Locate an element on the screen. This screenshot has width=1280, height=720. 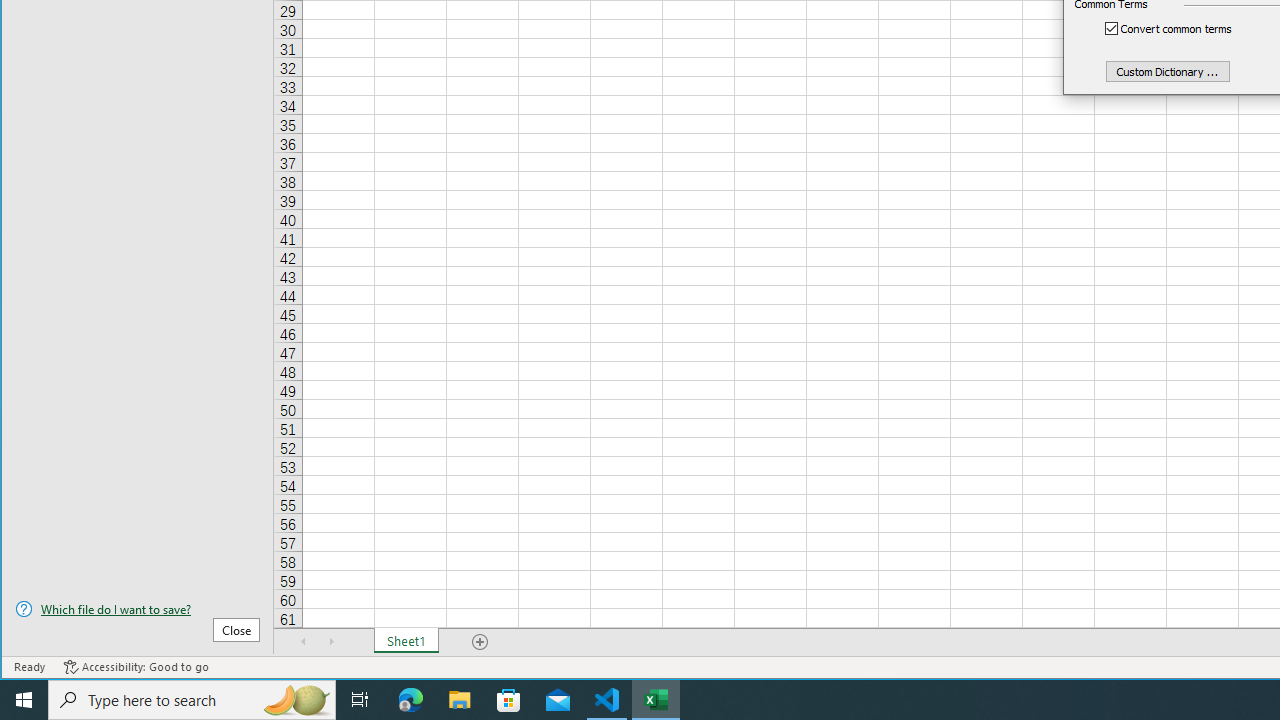
'Which file do I want to save?' is located at coordinates (136, 608).